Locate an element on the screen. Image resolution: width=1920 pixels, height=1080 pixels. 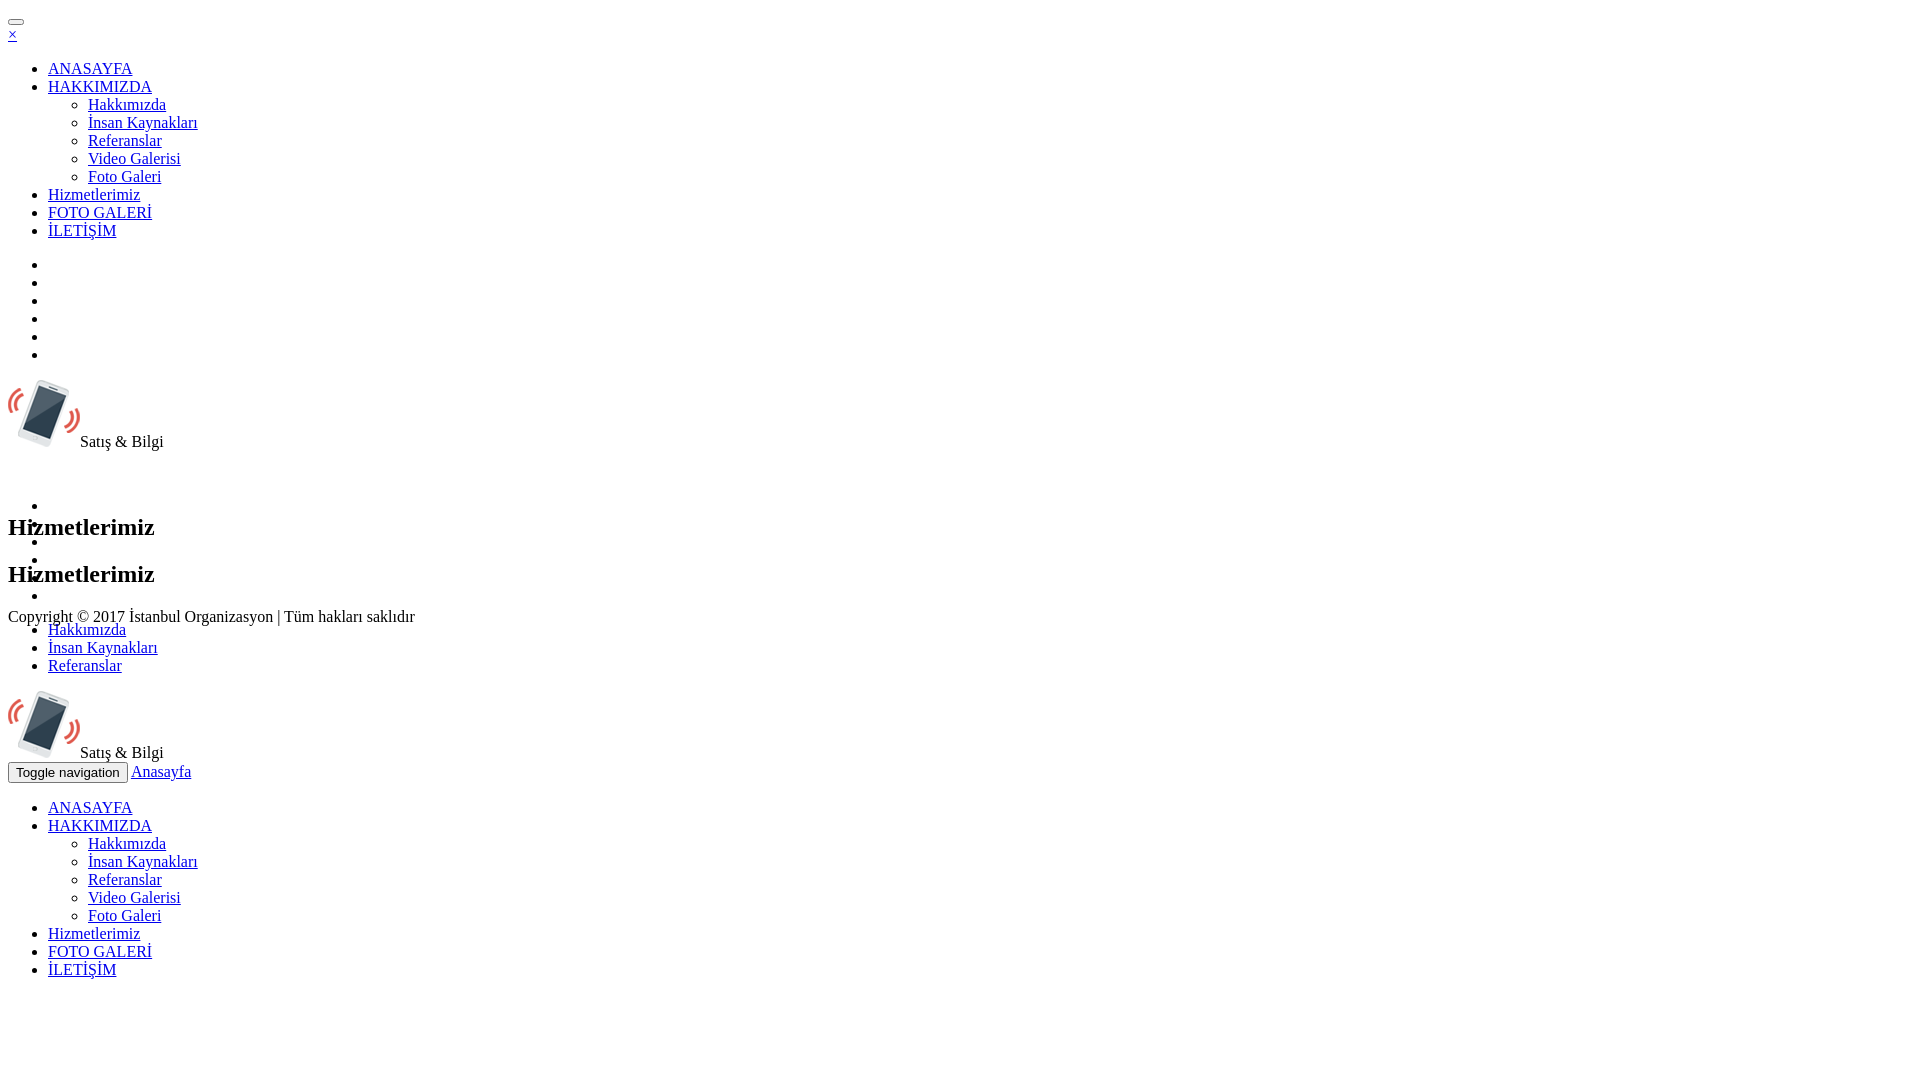
'Toggle navigation' is located at coordinates (67, 771).